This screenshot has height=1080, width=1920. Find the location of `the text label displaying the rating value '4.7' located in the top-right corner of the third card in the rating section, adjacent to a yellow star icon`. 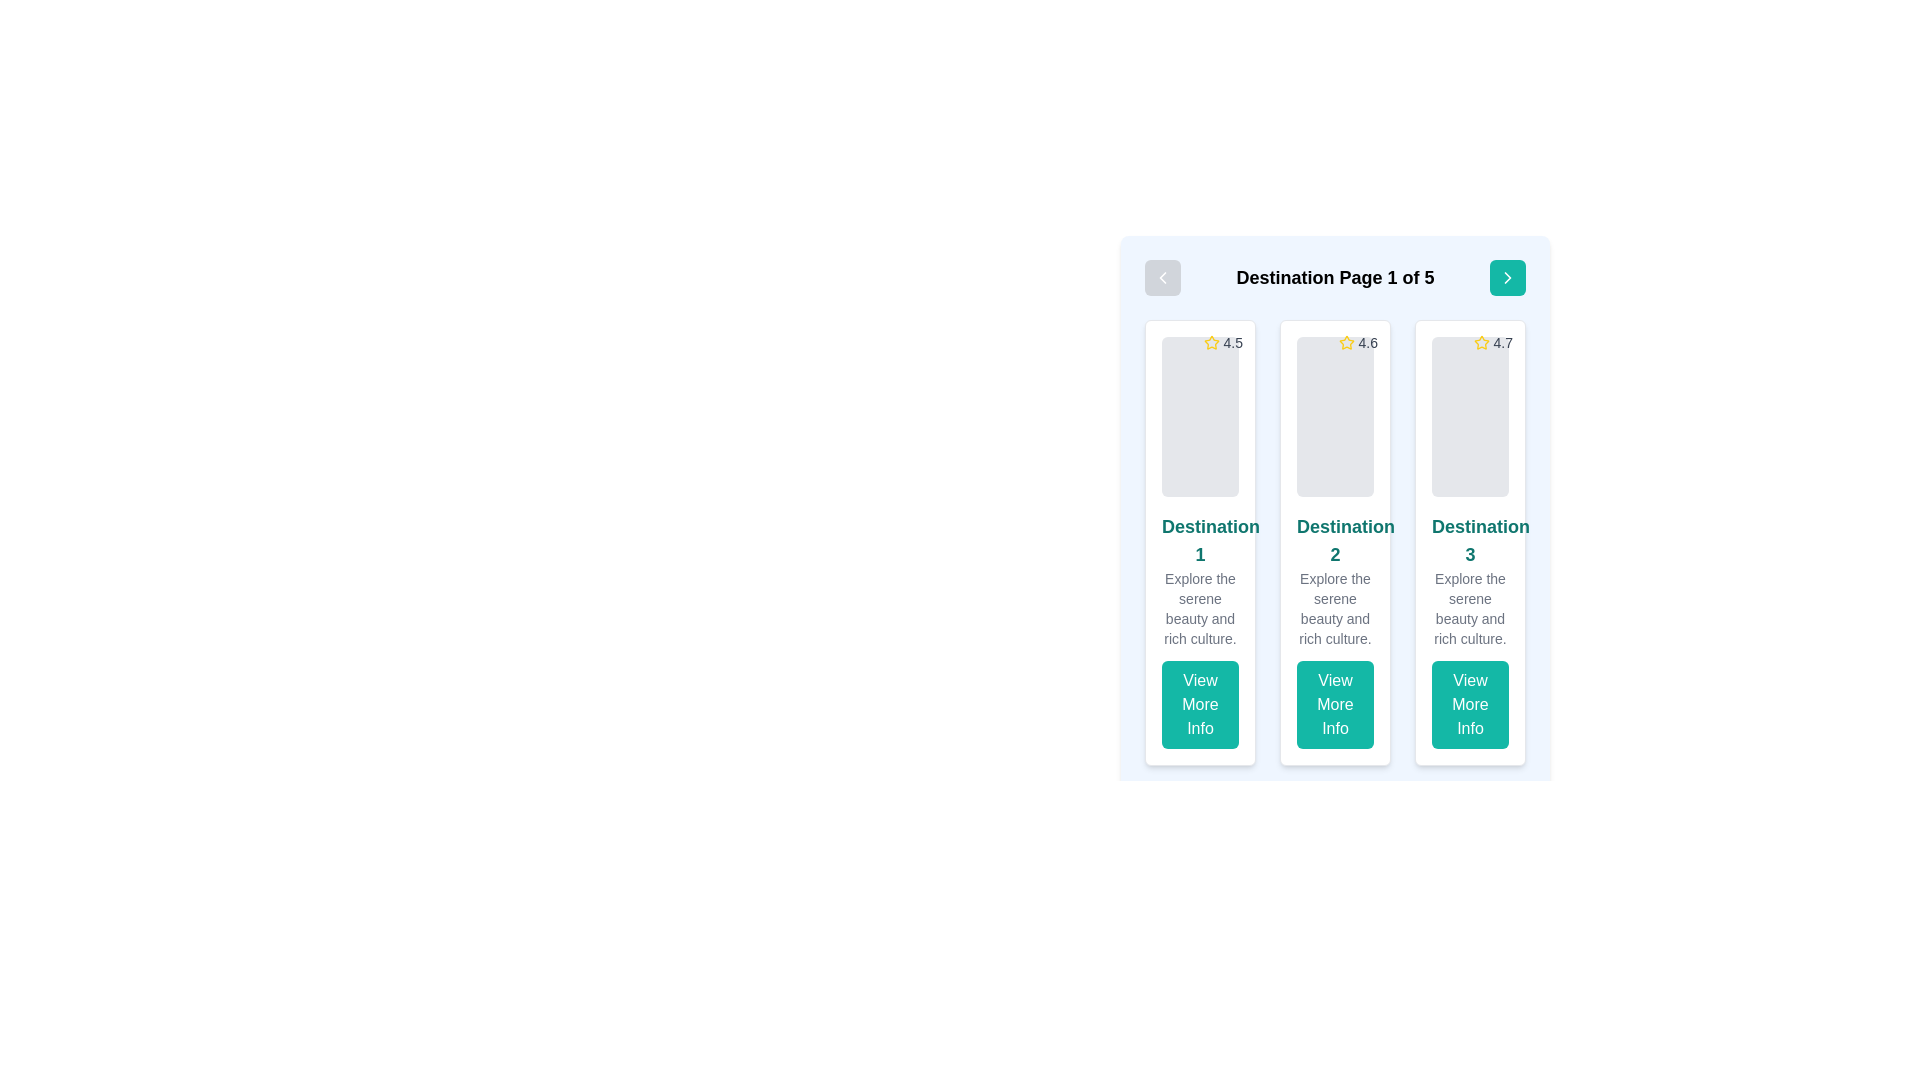

the text label displaying the rating value '4.7' located in the top-right corner of the third card in the rating section, adjacent to a yellow star icon is located at coordinates (1503, 342).